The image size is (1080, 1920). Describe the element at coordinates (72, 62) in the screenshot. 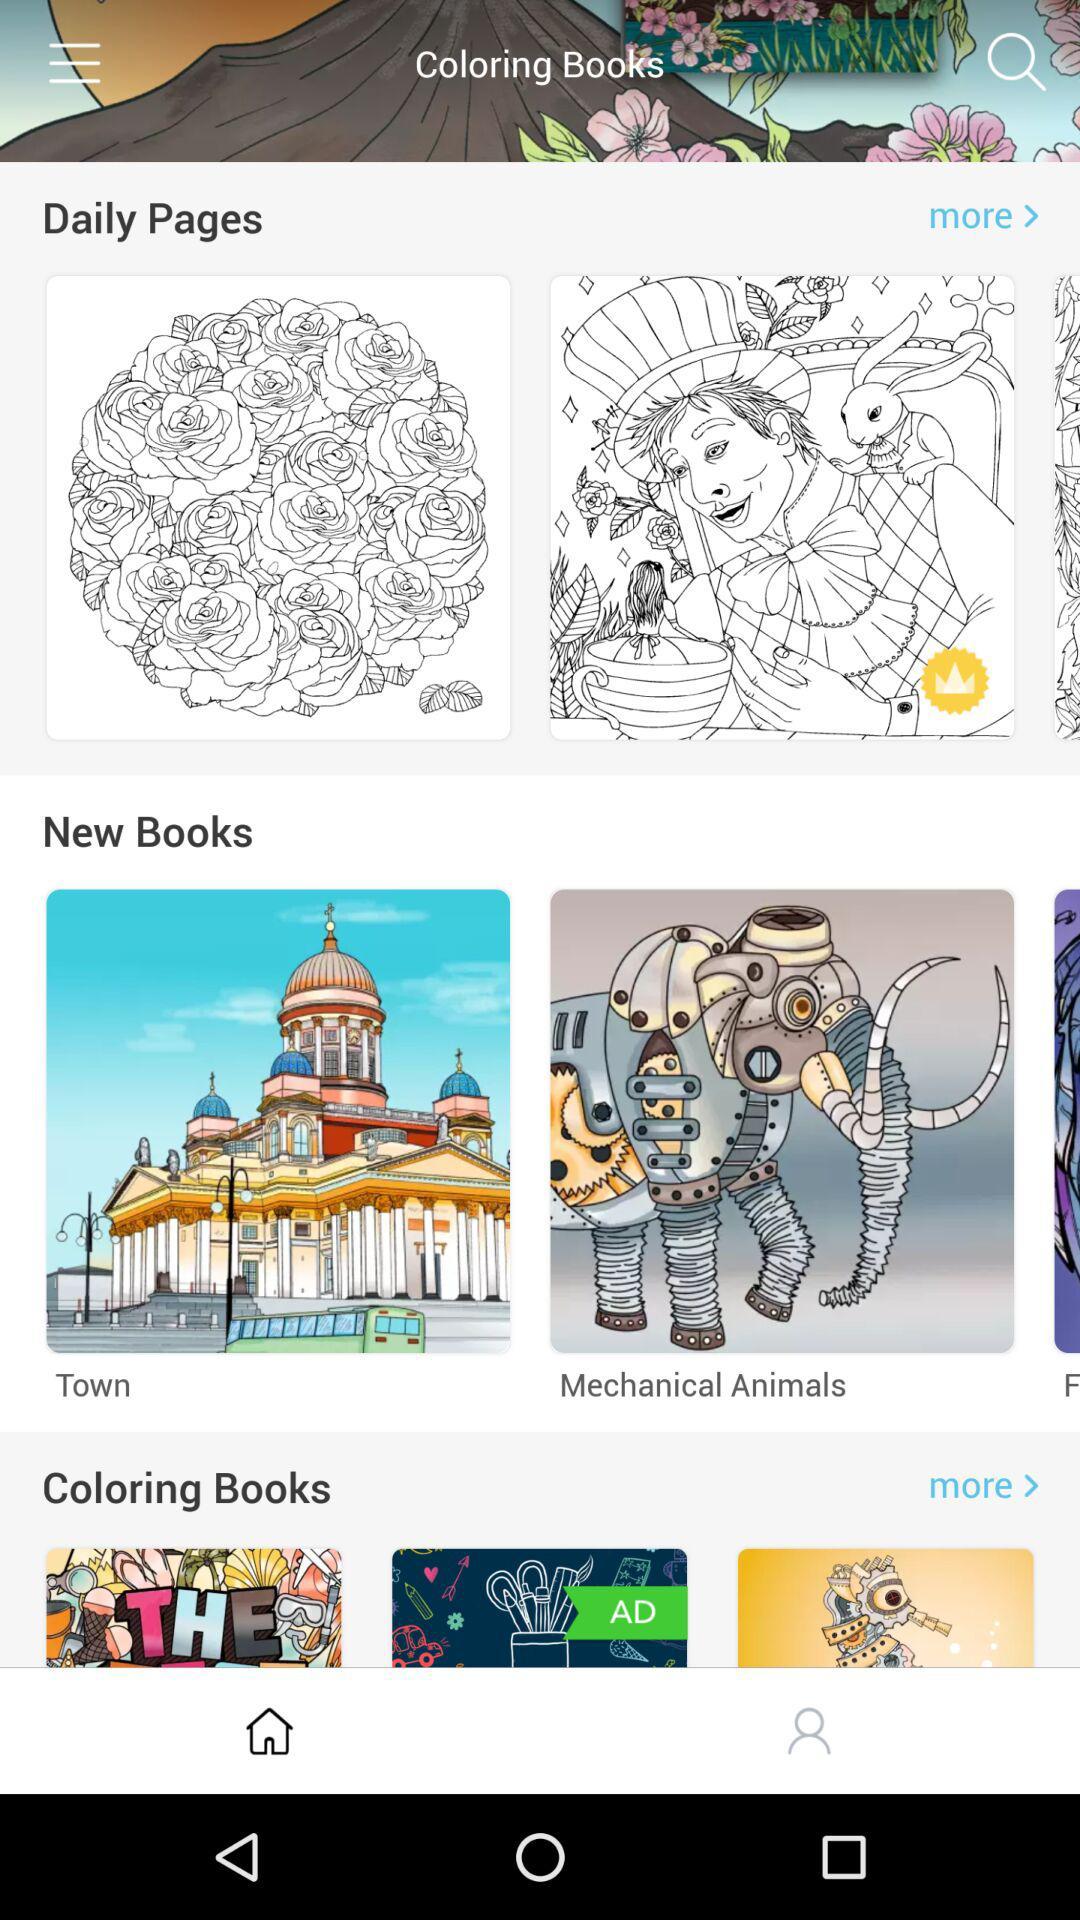

I see `item above daily pages item` at that location.